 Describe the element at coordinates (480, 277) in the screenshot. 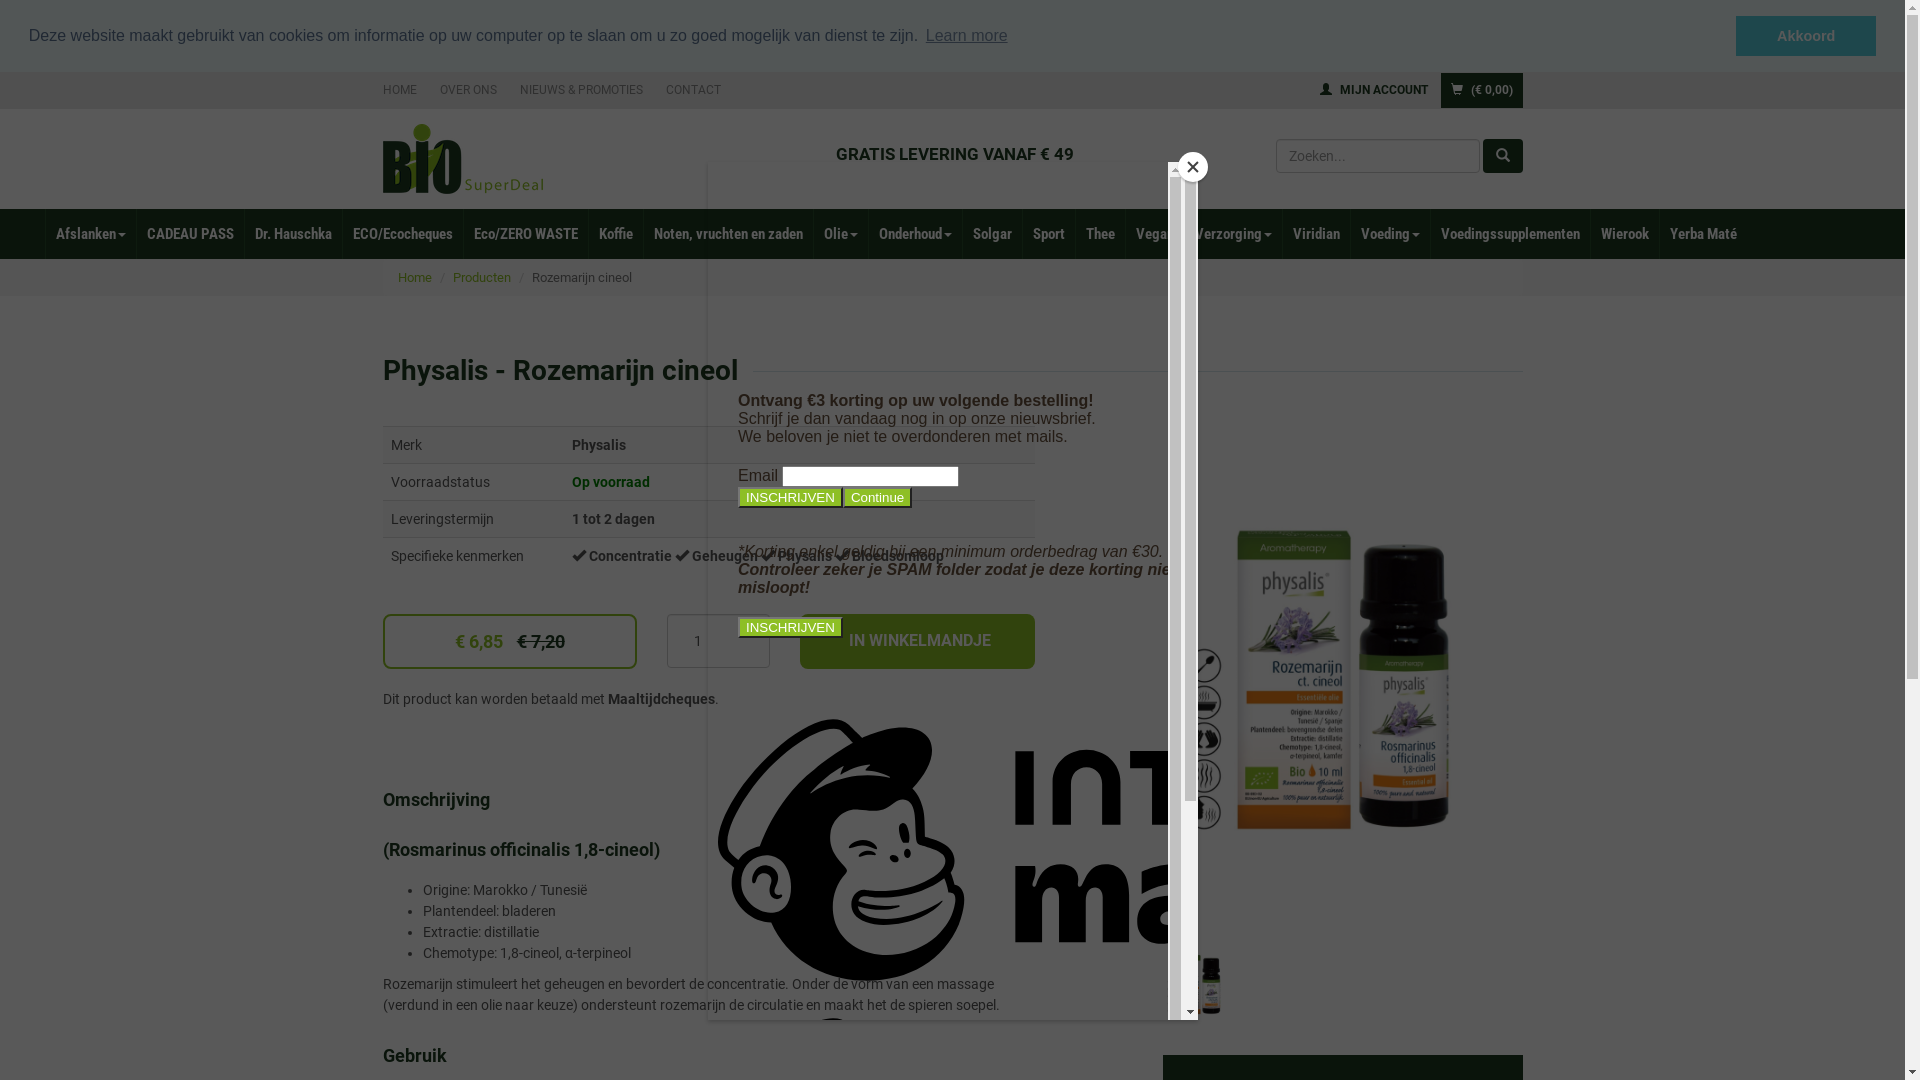

I see `'Producten'` at that location.